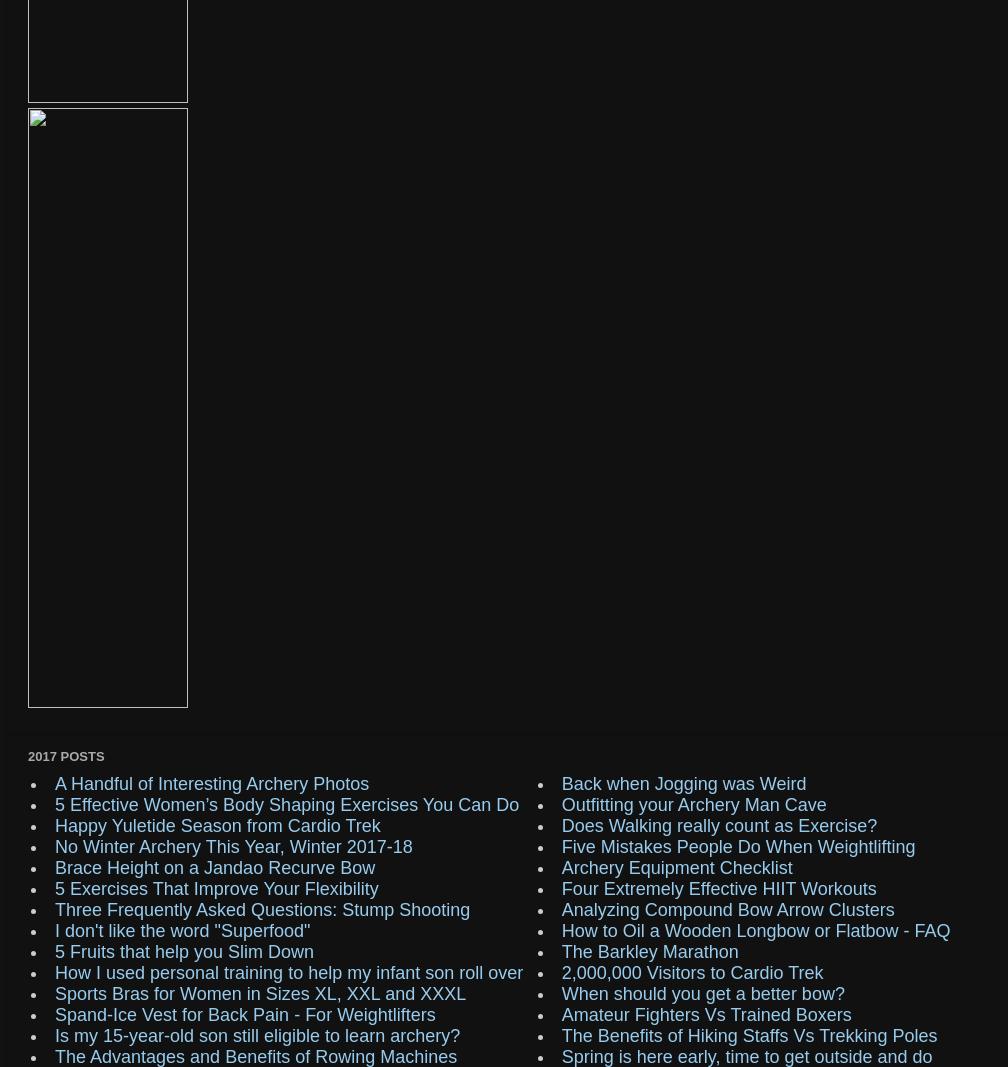  I want to click on 'Sports Bras for Women in Sizes XL, XXL and XXXL', so click(260, 992).